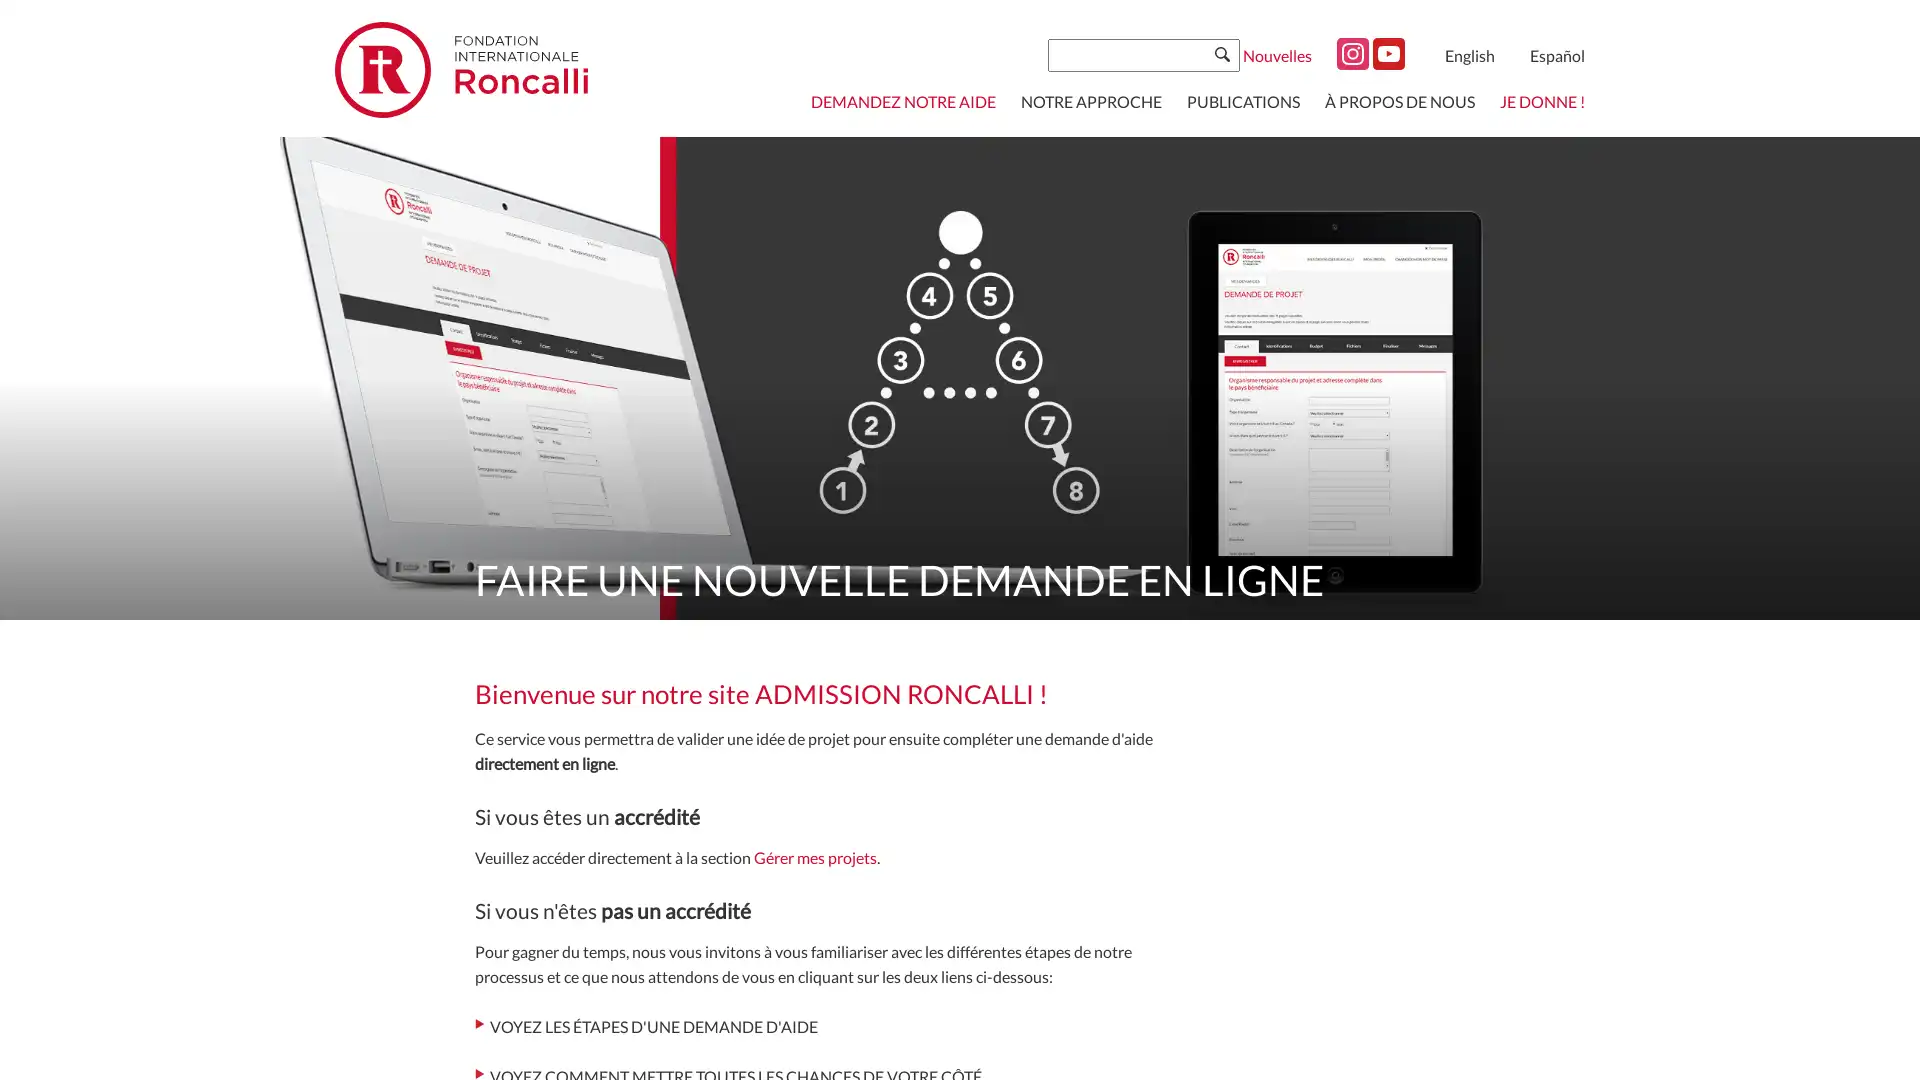 This screenshot has width=1920, height=1080. I want to click on Chercher, so click(1221, 53).